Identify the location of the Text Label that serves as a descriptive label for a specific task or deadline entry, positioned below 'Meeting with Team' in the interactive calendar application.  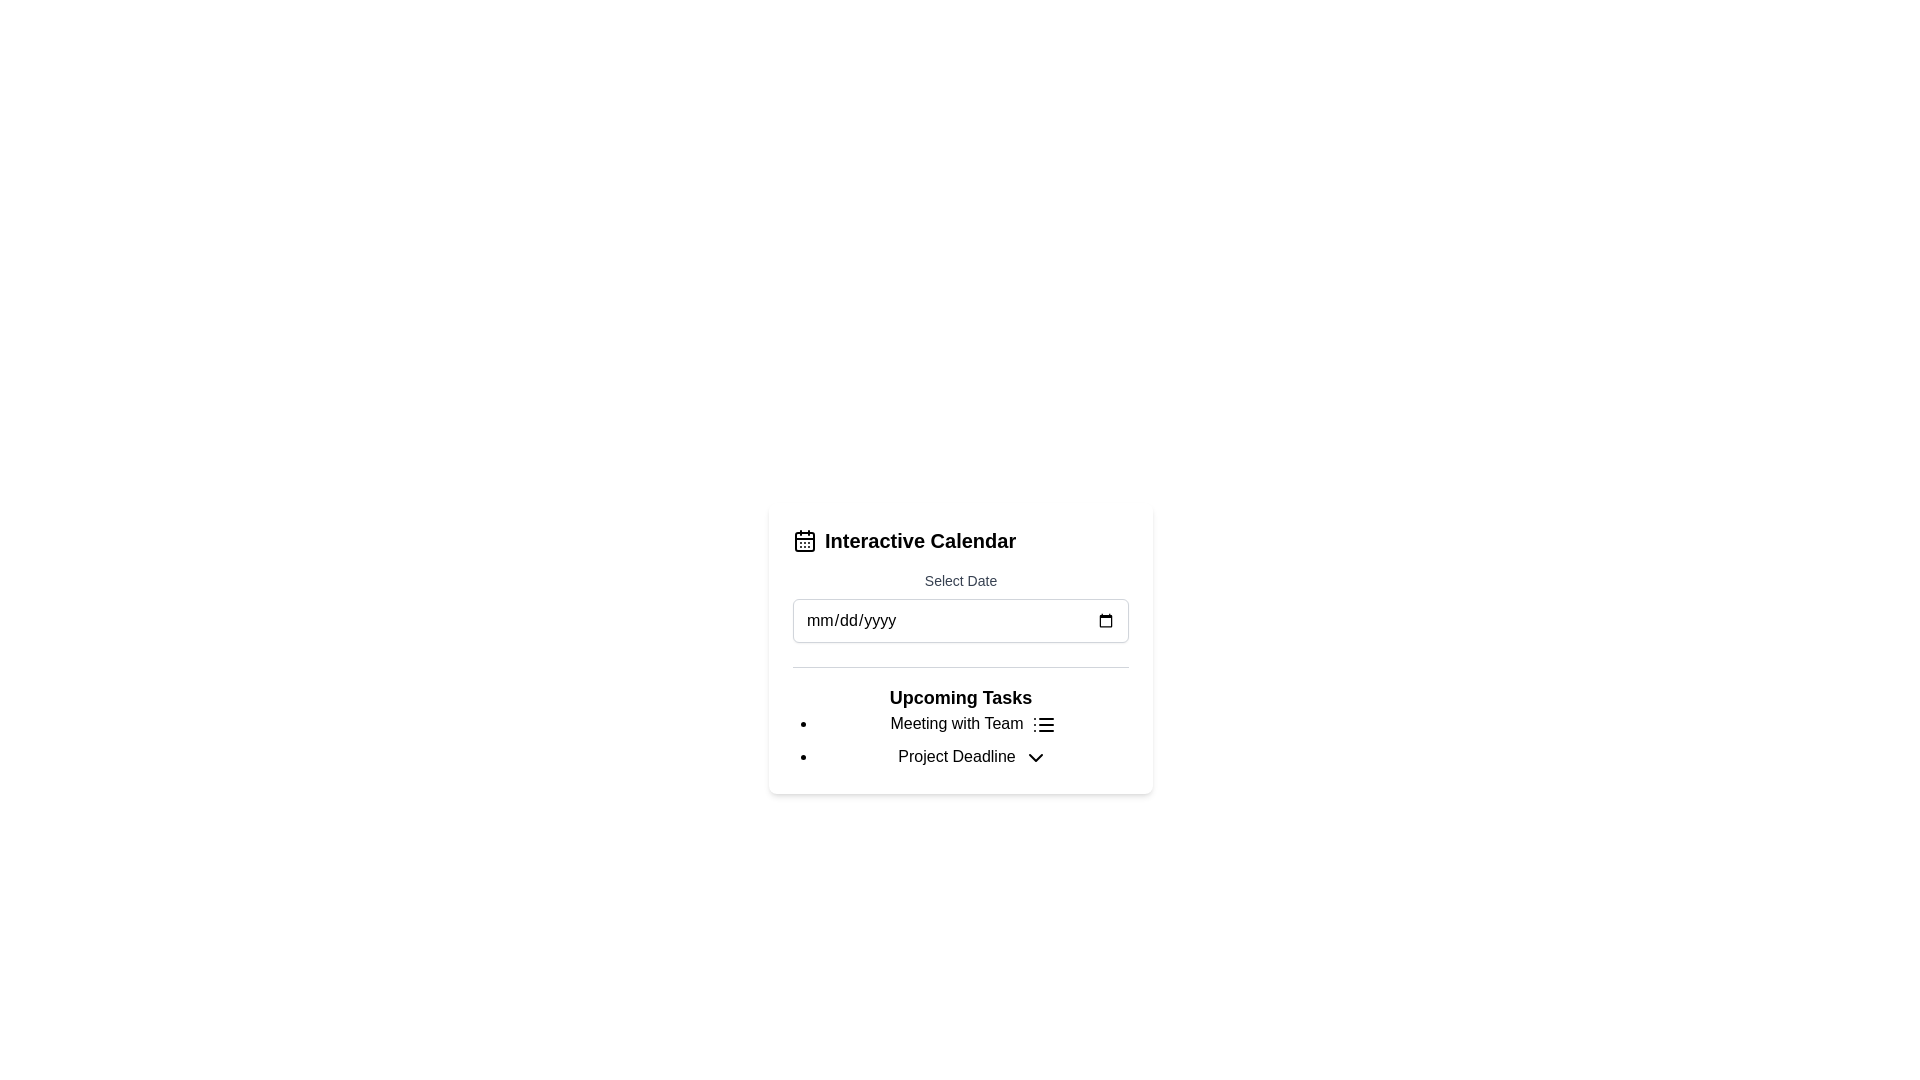
(955, 756).